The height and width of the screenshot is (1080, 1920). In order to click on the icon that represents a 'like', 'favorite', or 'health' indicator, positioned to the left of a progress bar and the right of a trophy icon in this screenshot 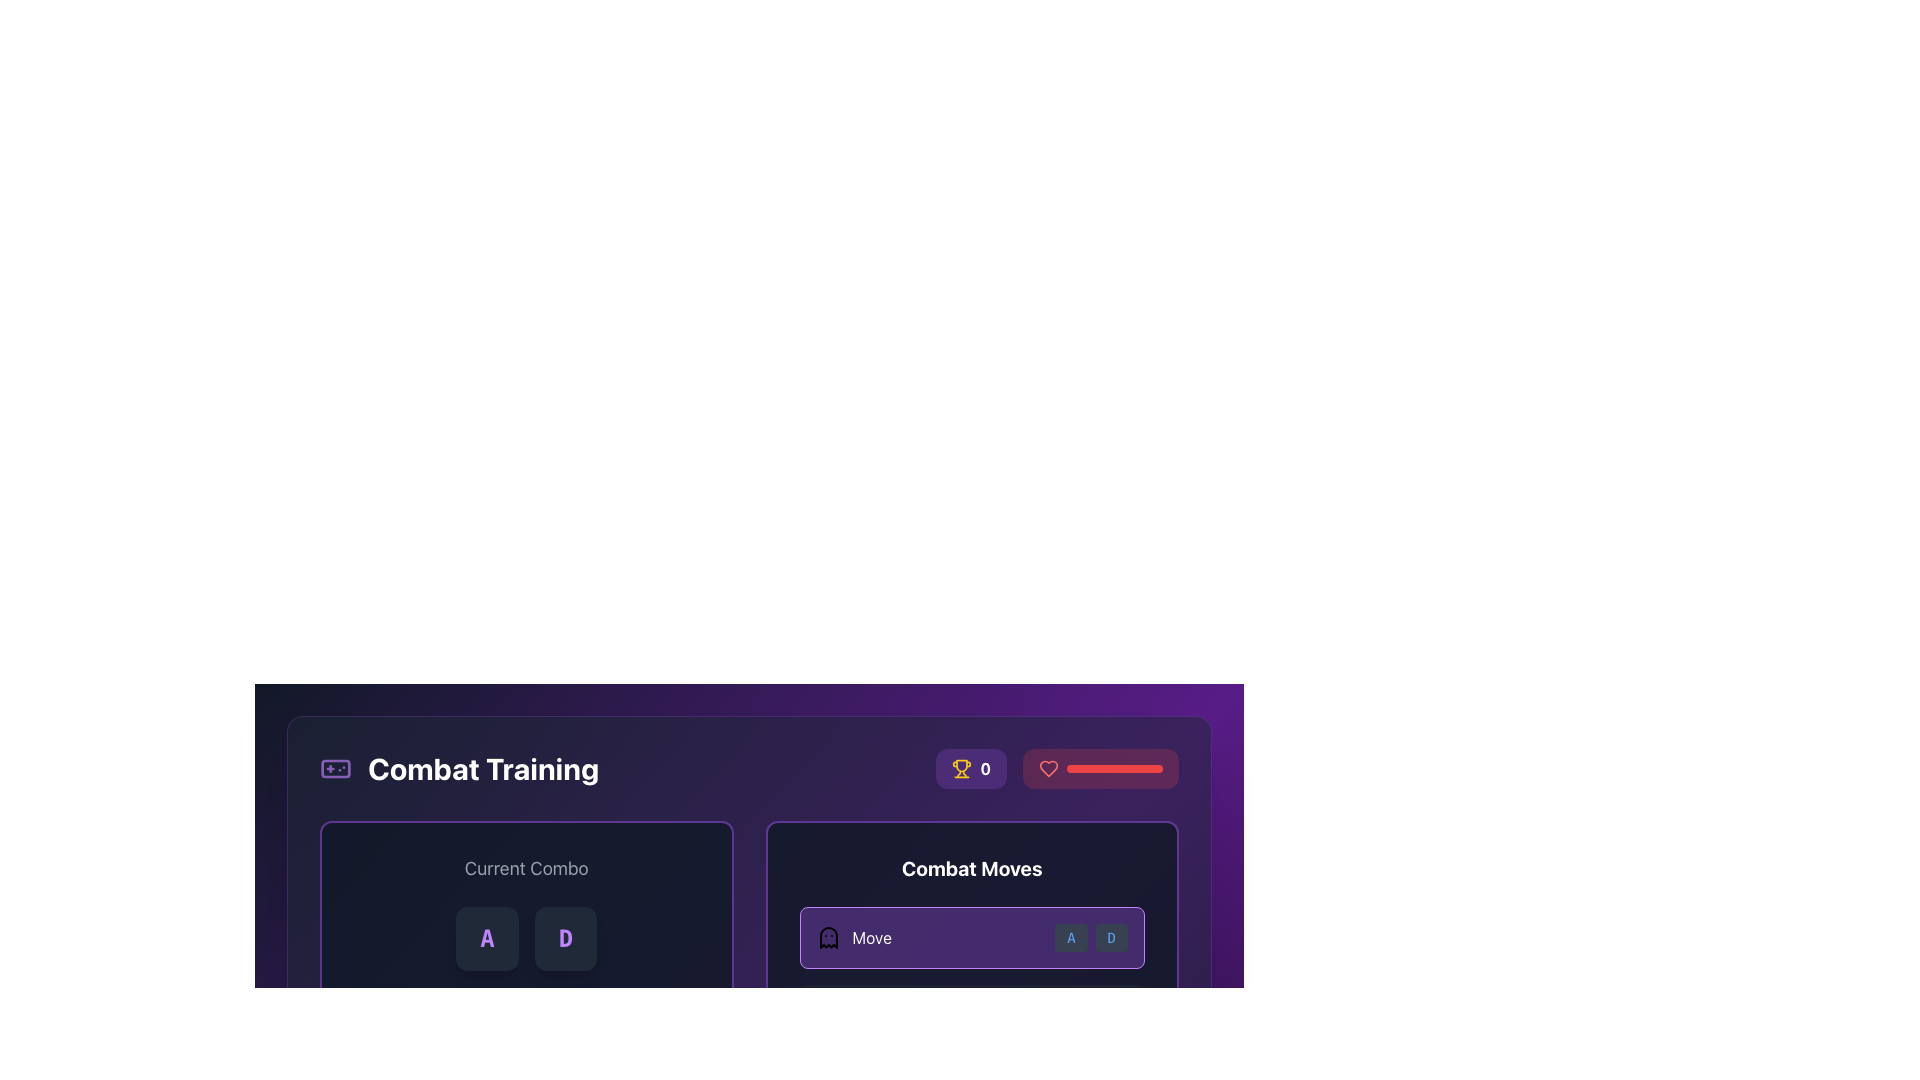, I will do `click(1048, 767)`.